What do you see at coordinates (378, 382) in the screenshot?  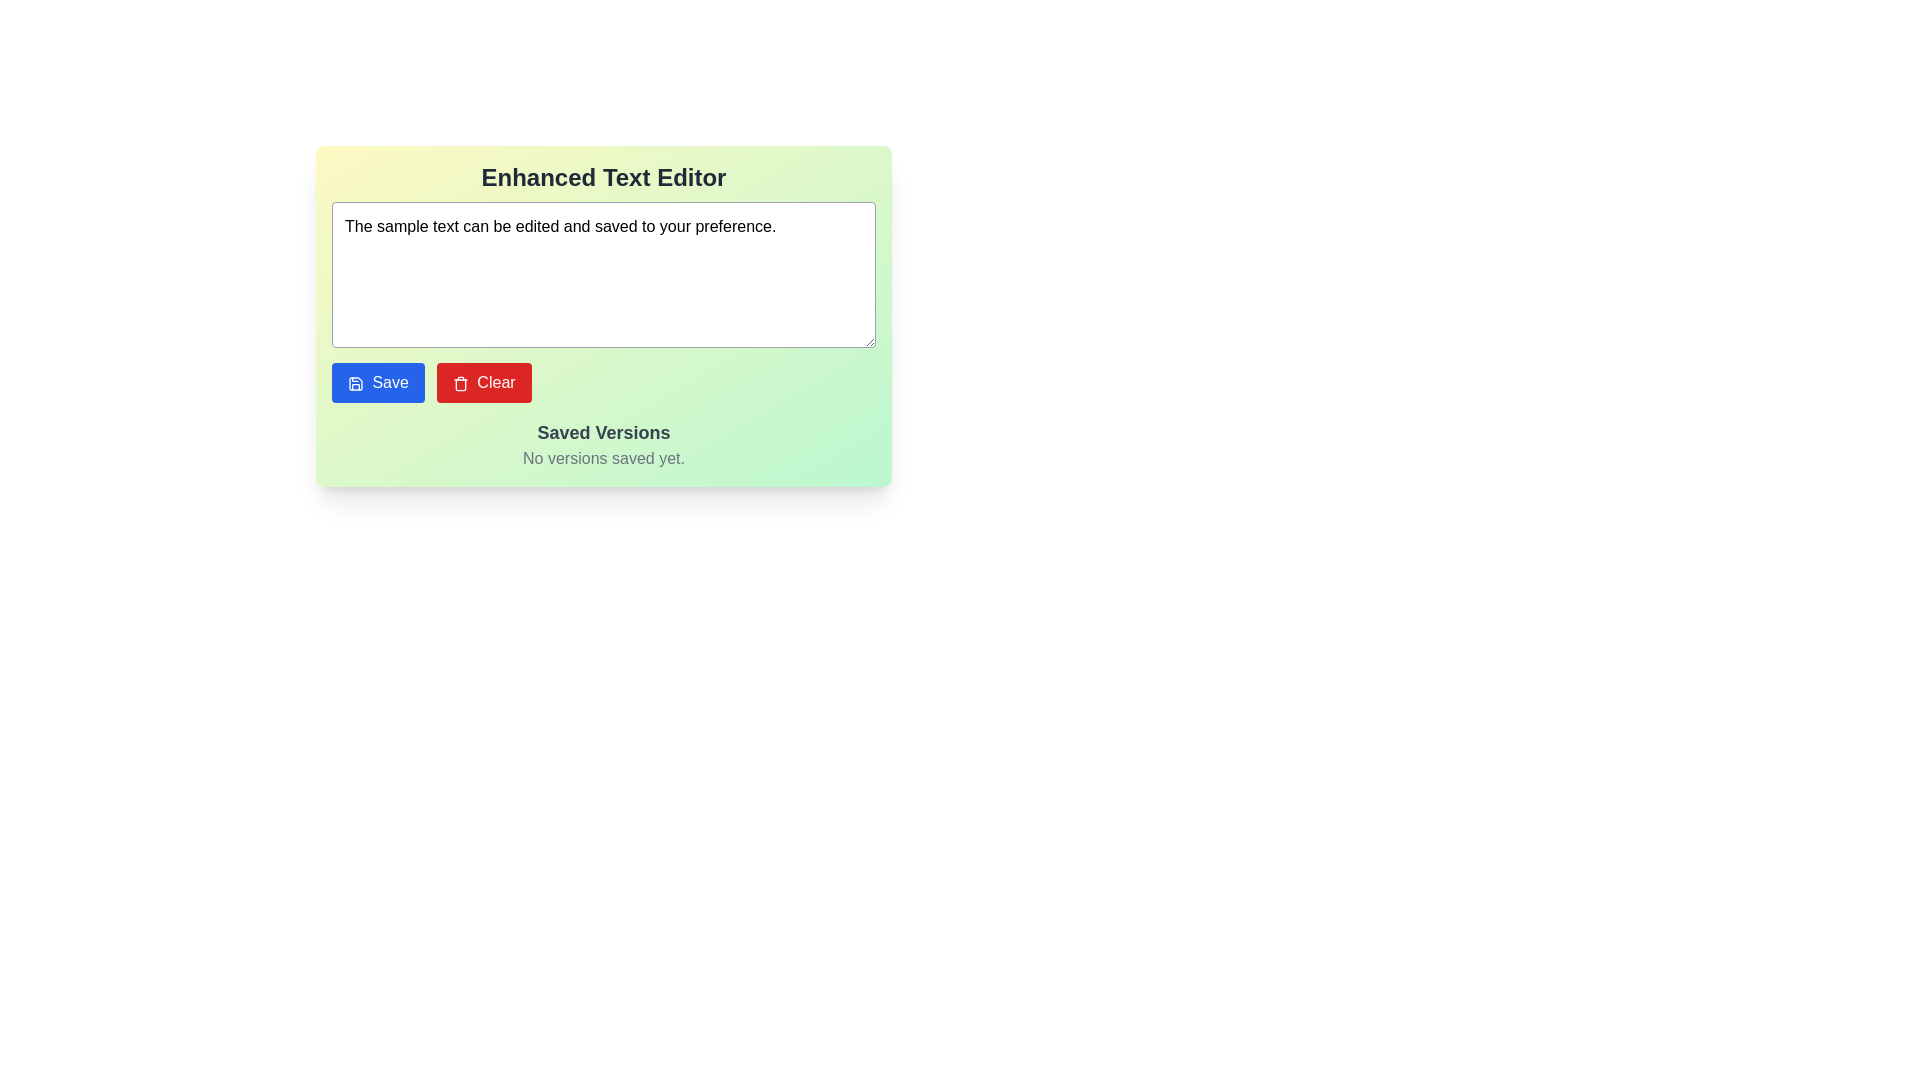 I see `the 'Save' button located below the text area in the centered card component` at bounding box center [378, 382].